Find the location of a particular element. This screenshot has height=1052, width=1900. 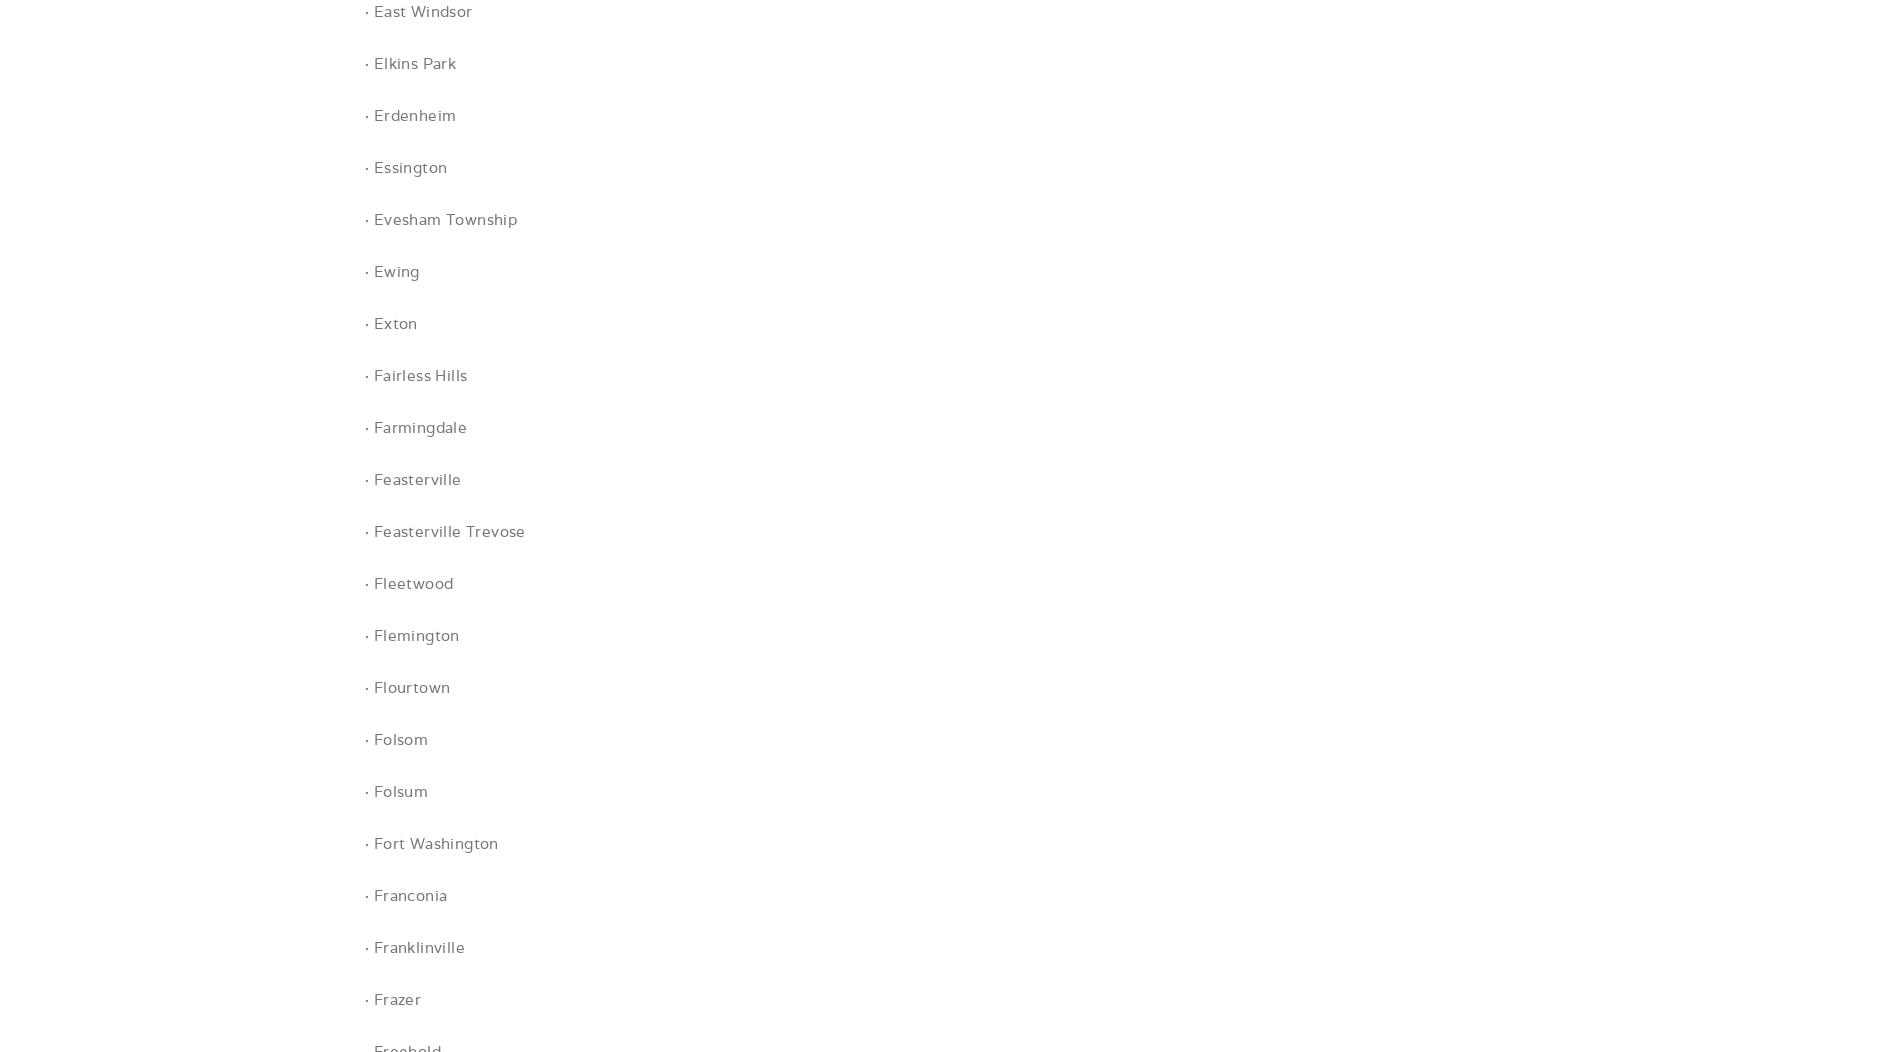

'· Flourtown' is located at coordinates (363, 686).